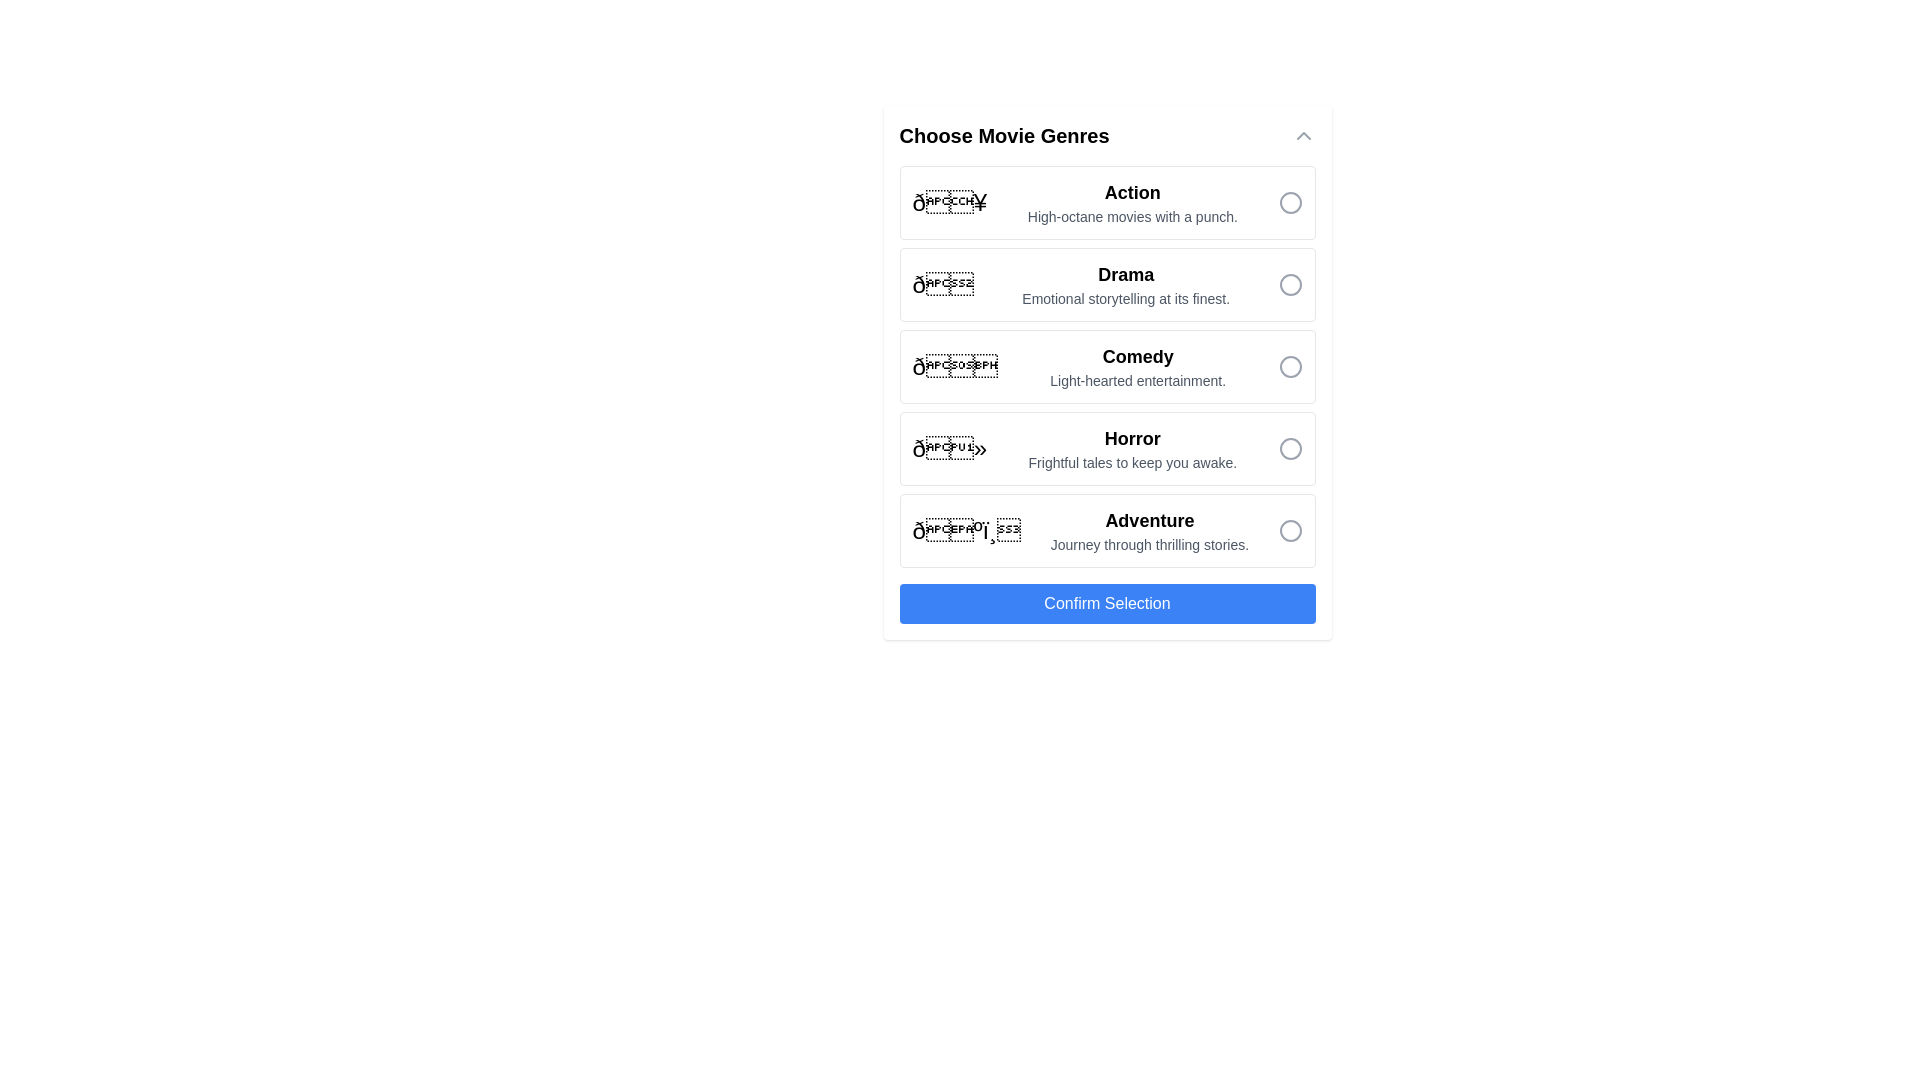  Describe the element at coordinates (1138, 366) in the screenshot. I see `the 'Comedy' text label, which is the second option in the list of movie genres, styled in bold black font with a description below it` at that location.